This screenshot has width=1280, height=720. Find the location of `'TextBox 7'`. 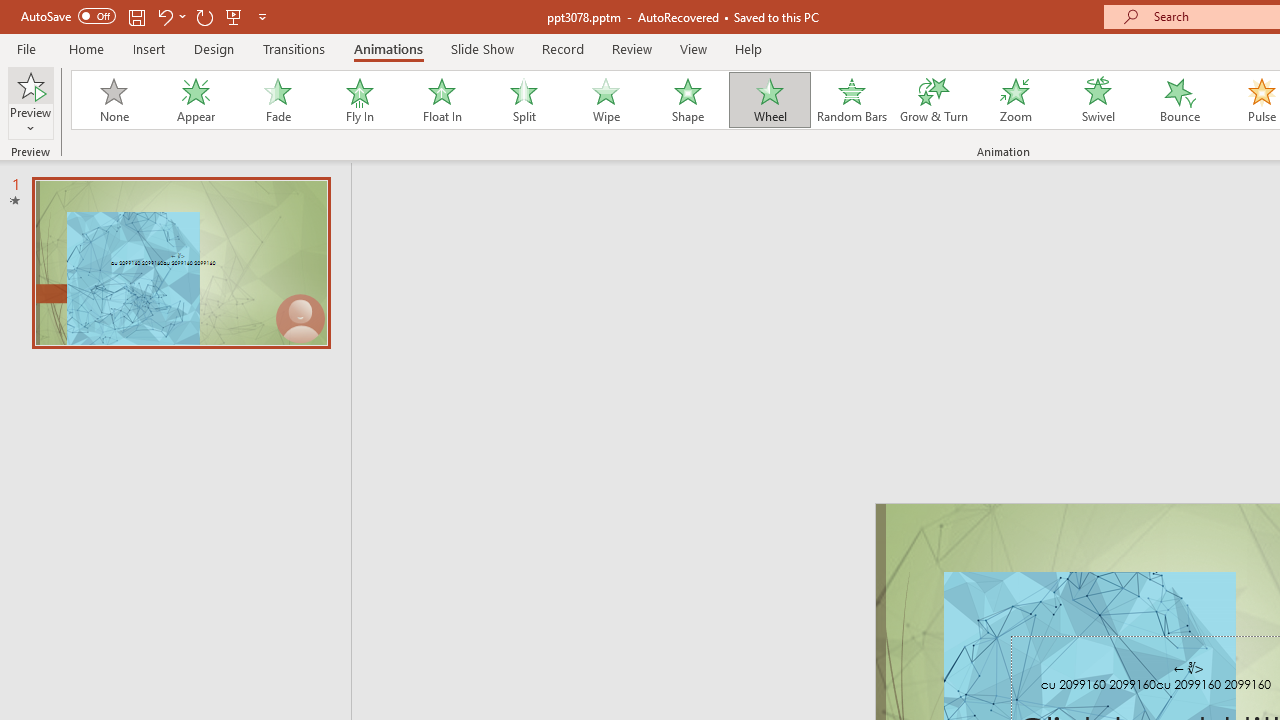

'TextBox 7' is located at coordinates (1189, 668).